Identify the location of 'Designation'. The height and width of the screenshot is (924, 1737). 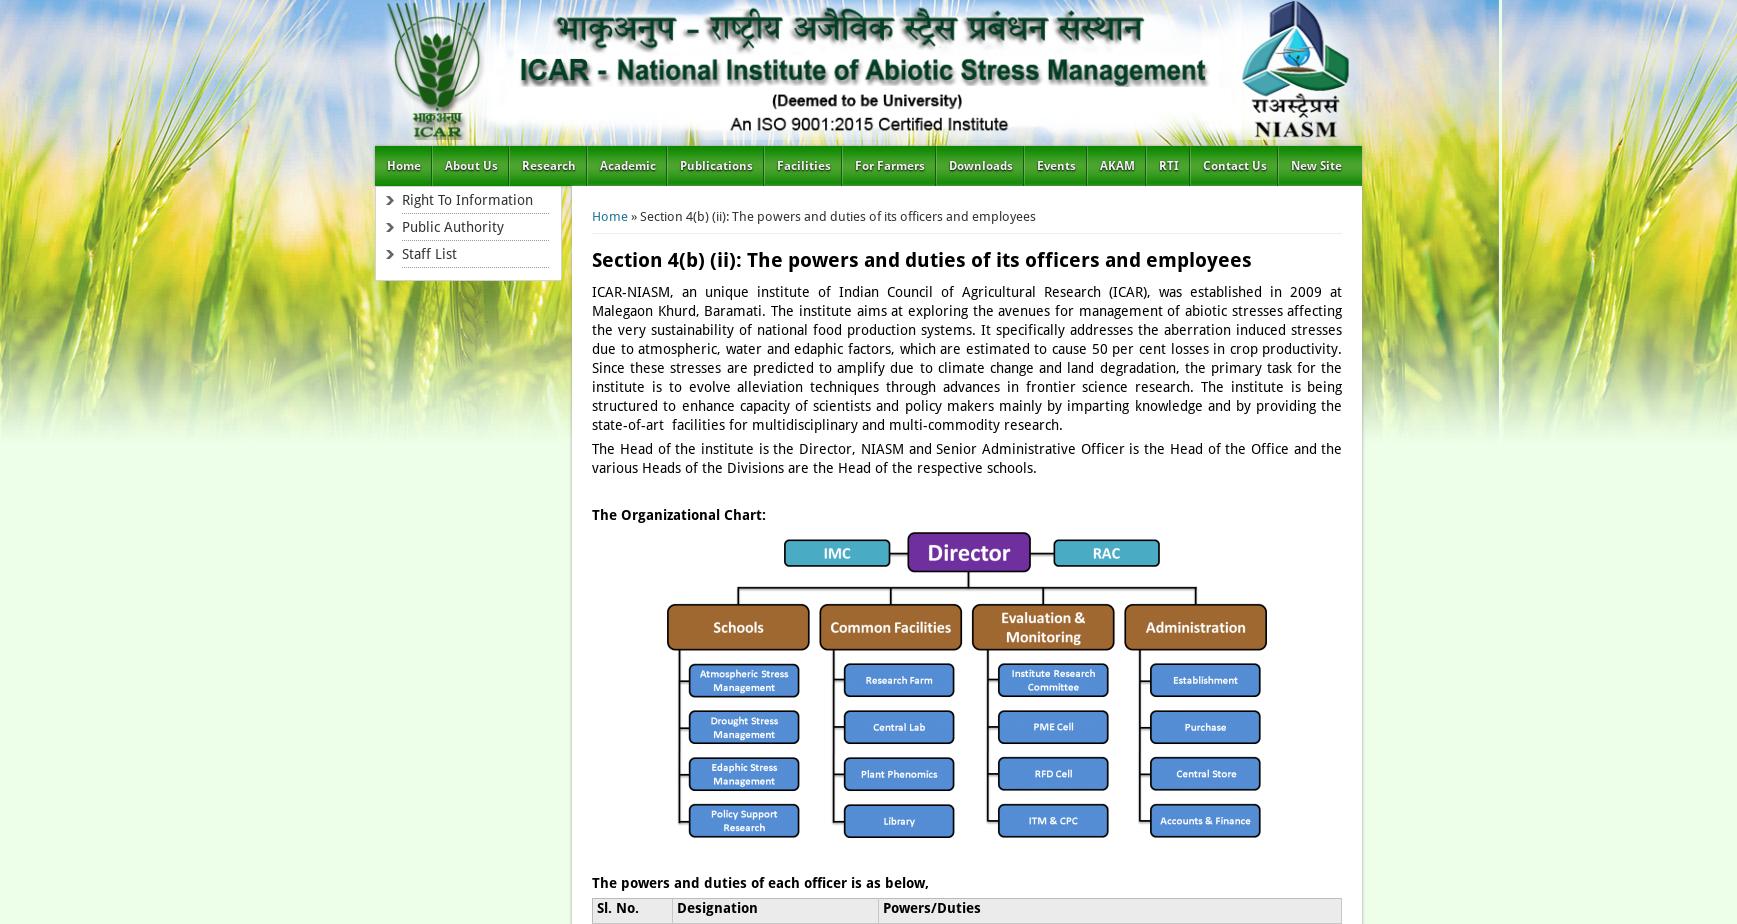
(715, 906).